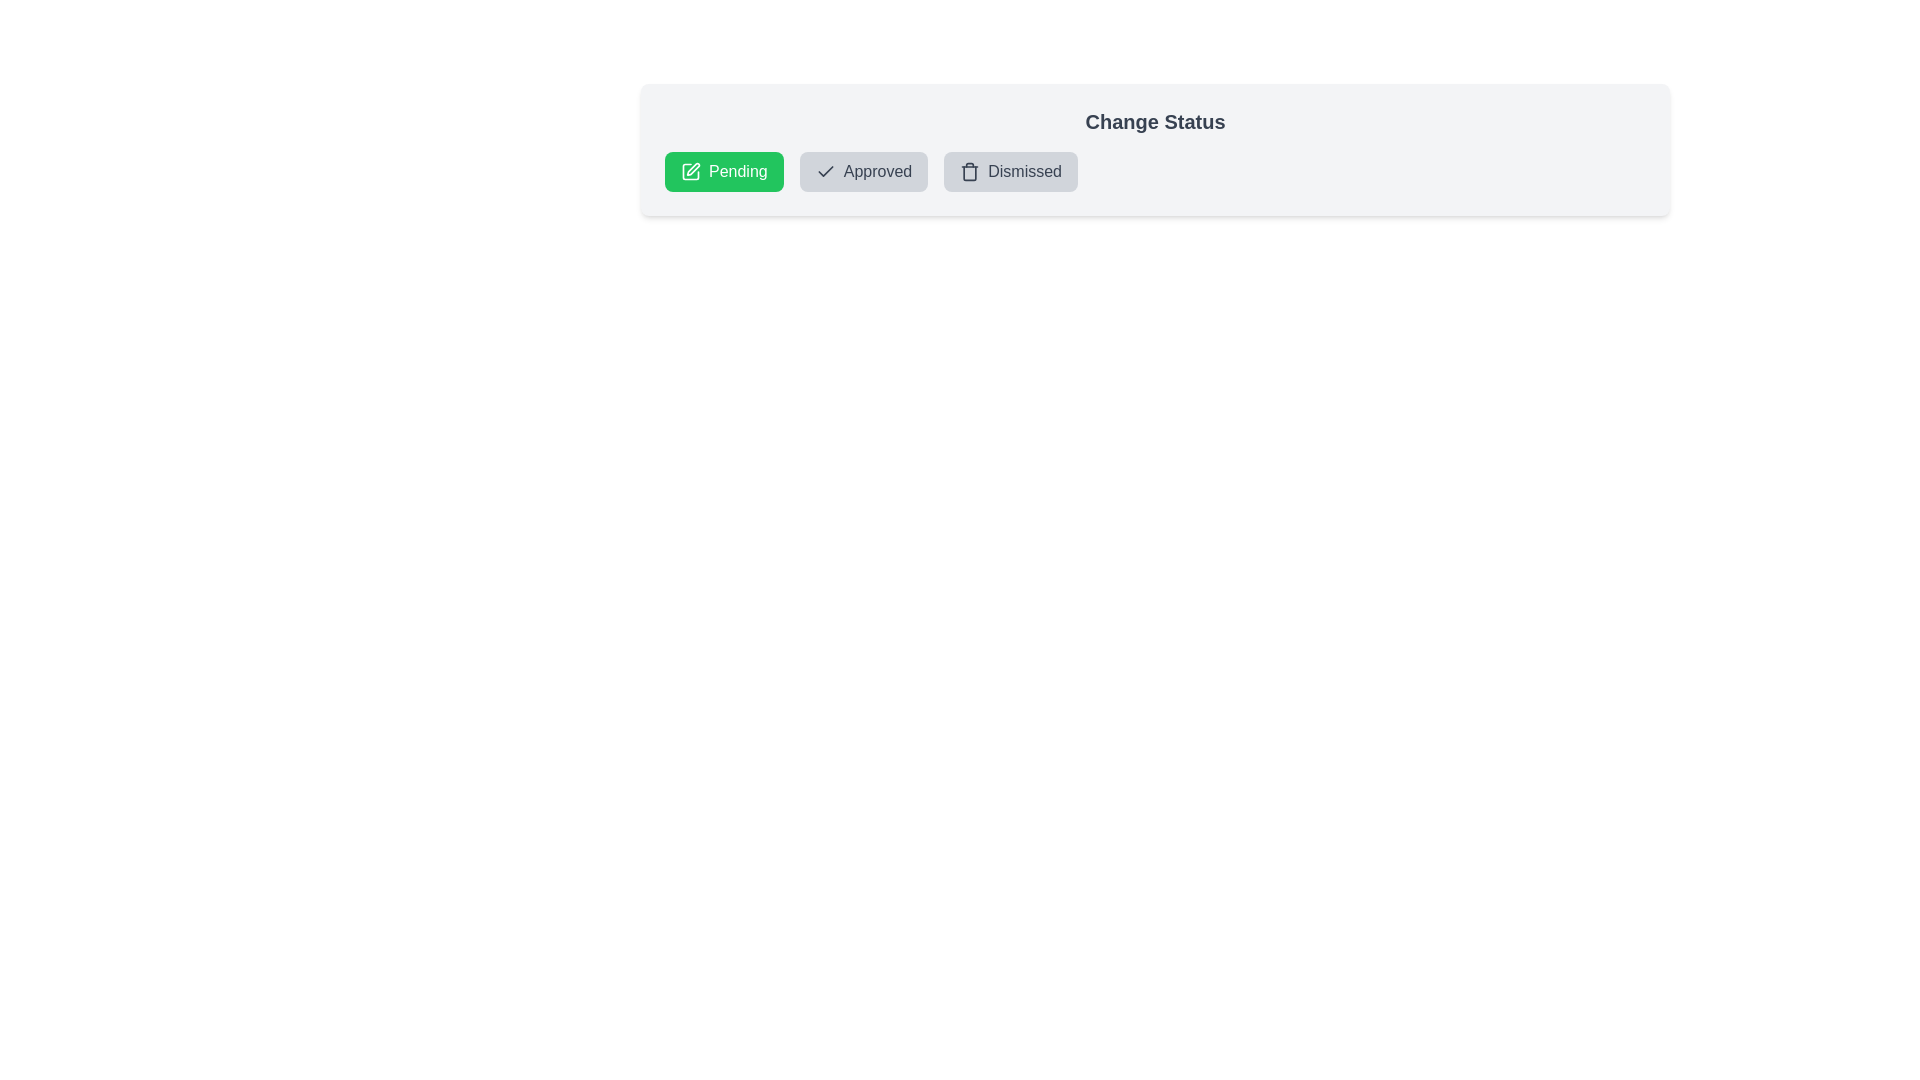  Describe the element at coordinates (1011, 171) in the screenshot. I see `the status chip labeled 'Dismissed' to observe its hover effect` at that location.